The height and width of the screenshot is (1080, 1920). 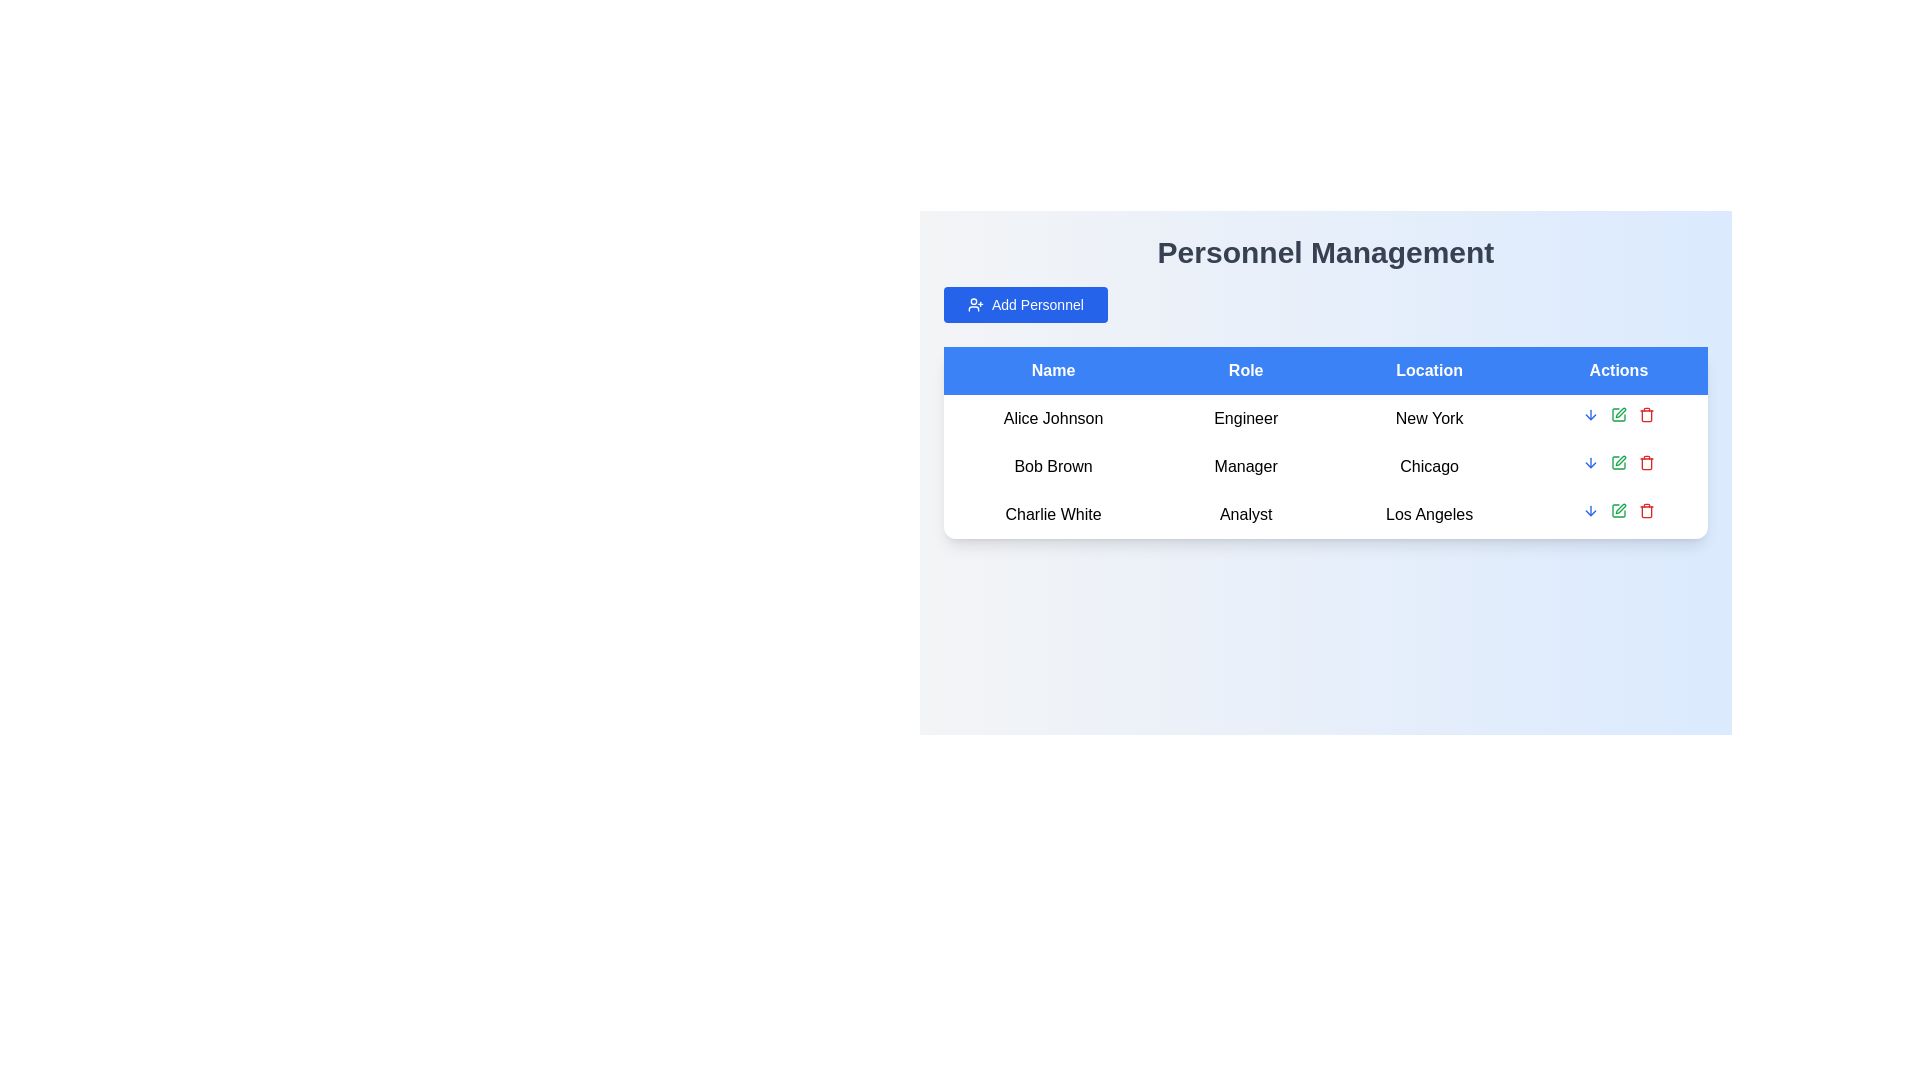 What do you see at coordinates (1245, 514) in the screenshot?
I see `text content of the 'Analyst' label located in the second cell of the 'Role' column under the 'Charlie White' row in the table` at bounding box center [1245, 514].